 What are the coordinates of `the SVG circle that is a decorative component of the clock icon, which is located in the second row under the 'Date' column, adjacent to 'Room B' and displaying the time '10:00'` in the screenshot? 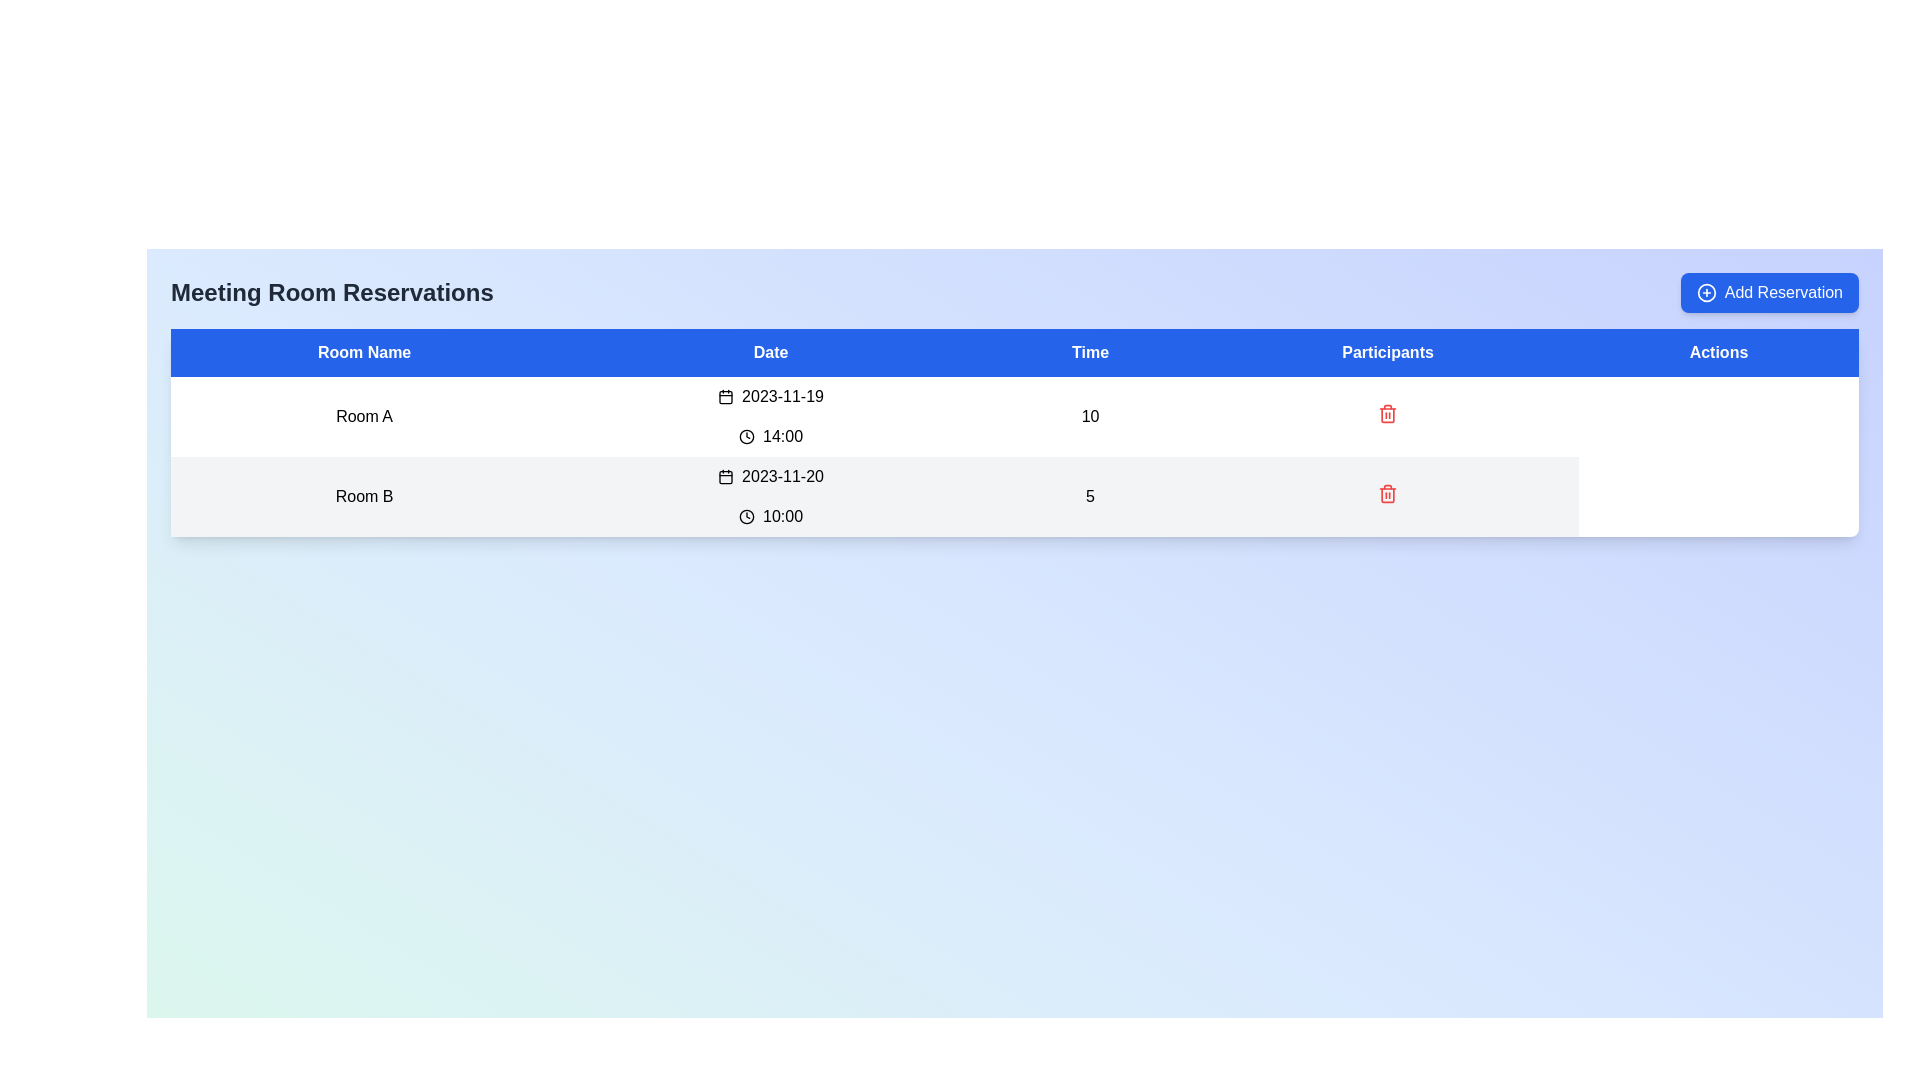 It's located at (746, 515).